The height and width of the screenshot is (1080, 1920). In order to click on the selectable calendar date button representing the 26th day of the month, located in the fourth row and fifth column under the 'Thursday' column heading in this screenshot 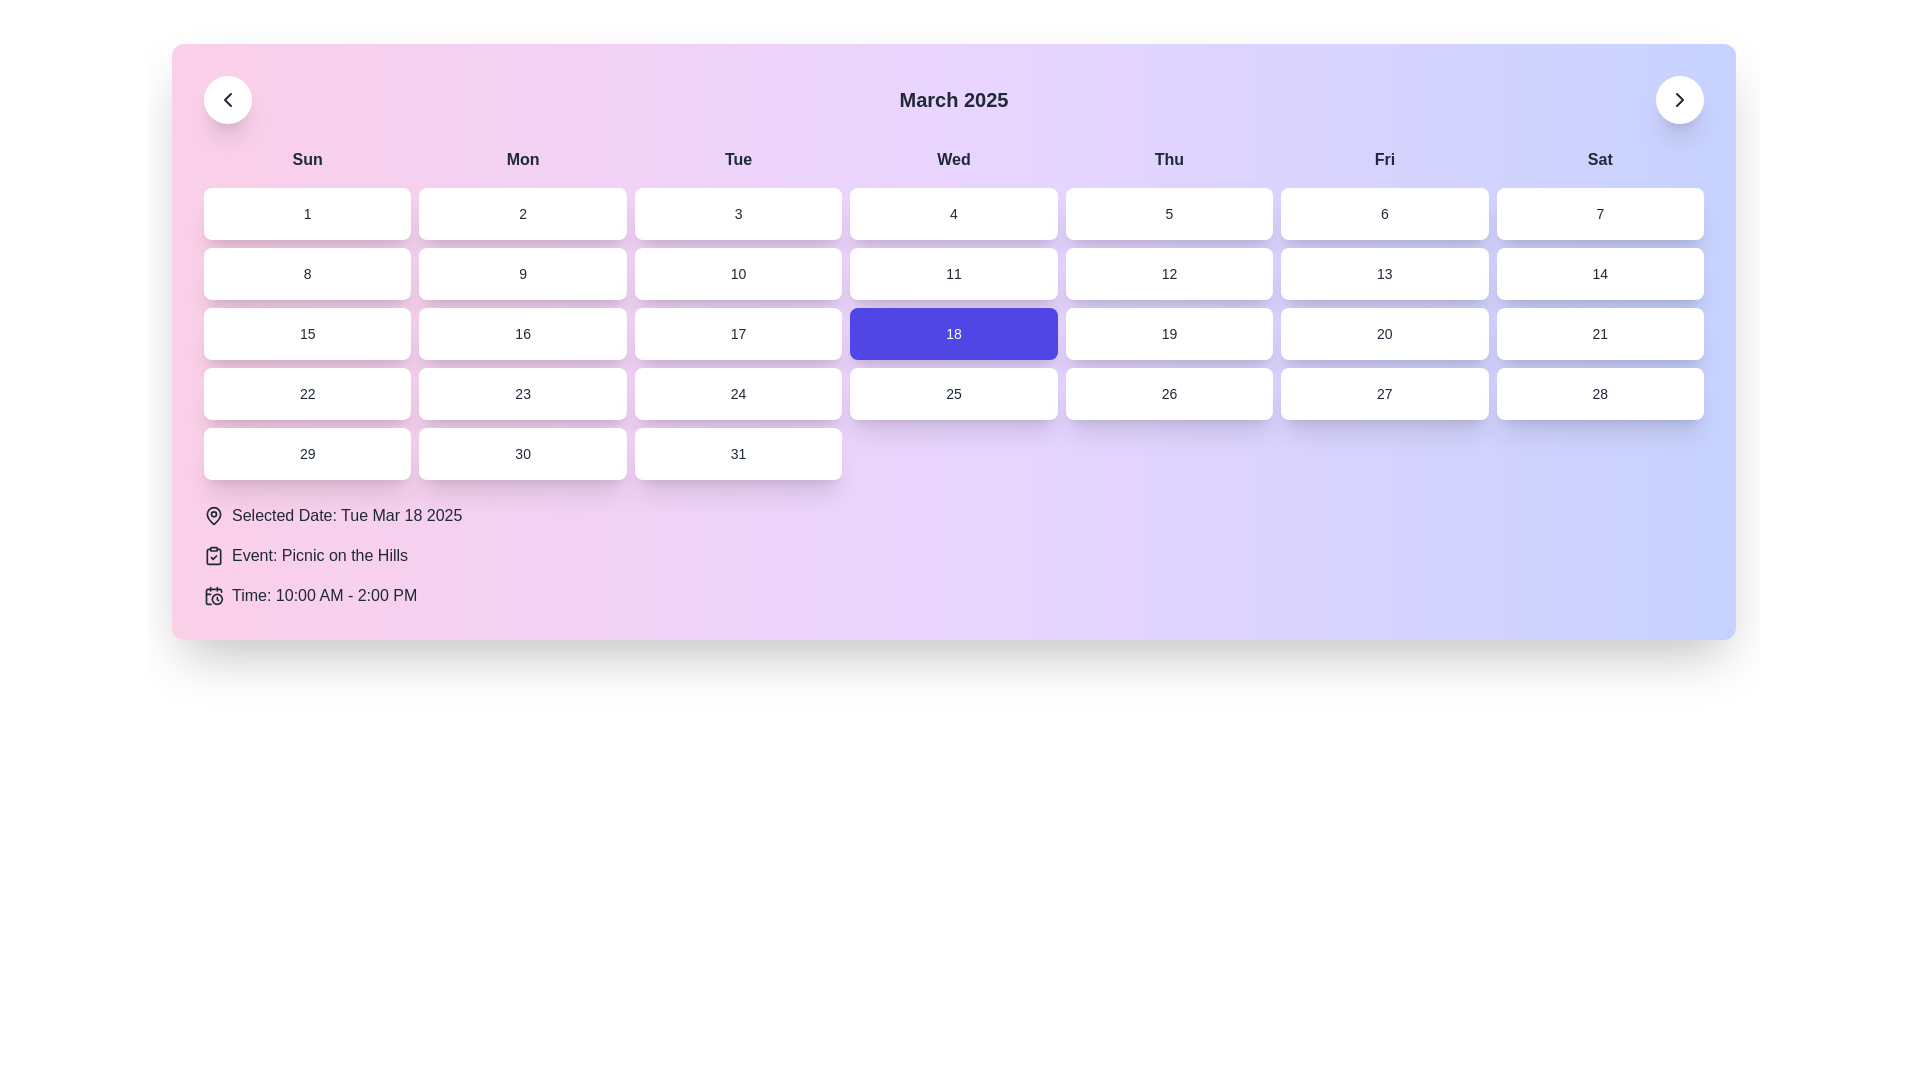, I will do `click(1169, 393)`.